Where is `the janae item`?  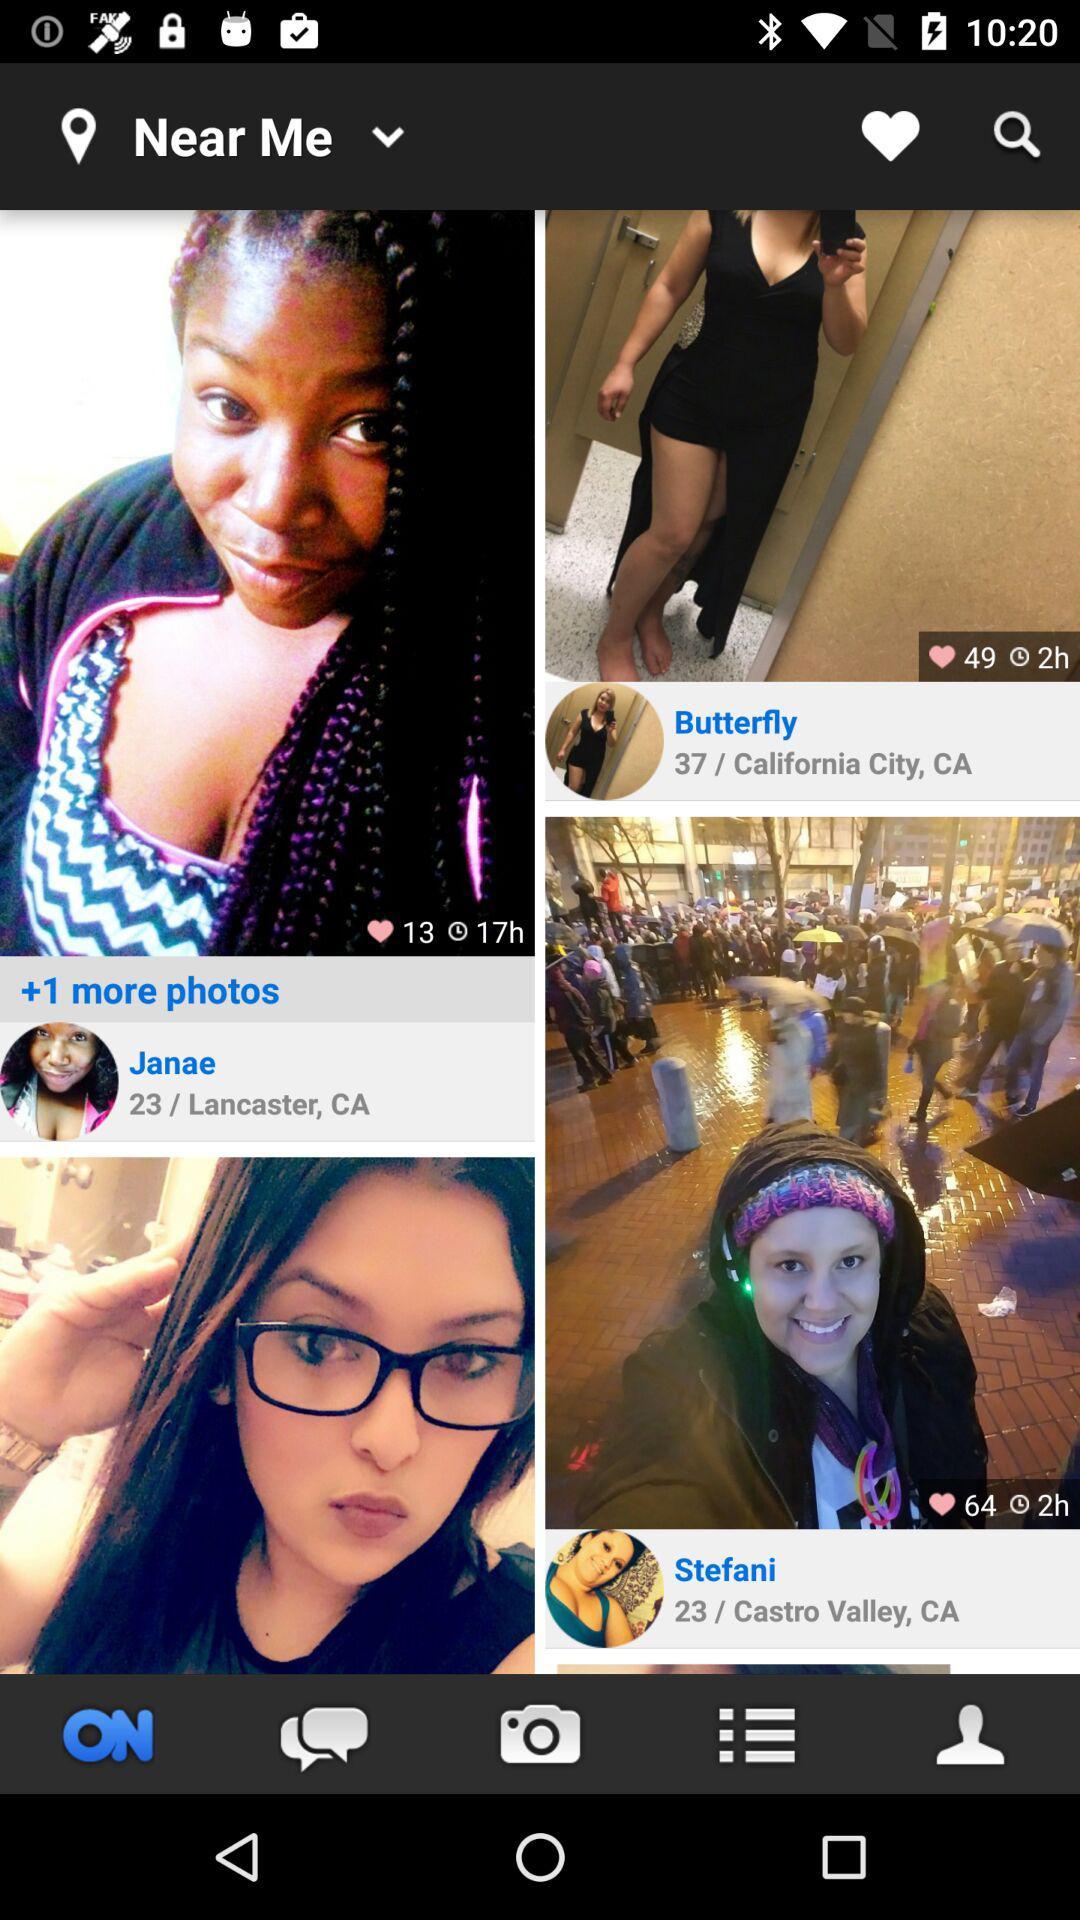
the janae item is located at coordinates (171, 1060).